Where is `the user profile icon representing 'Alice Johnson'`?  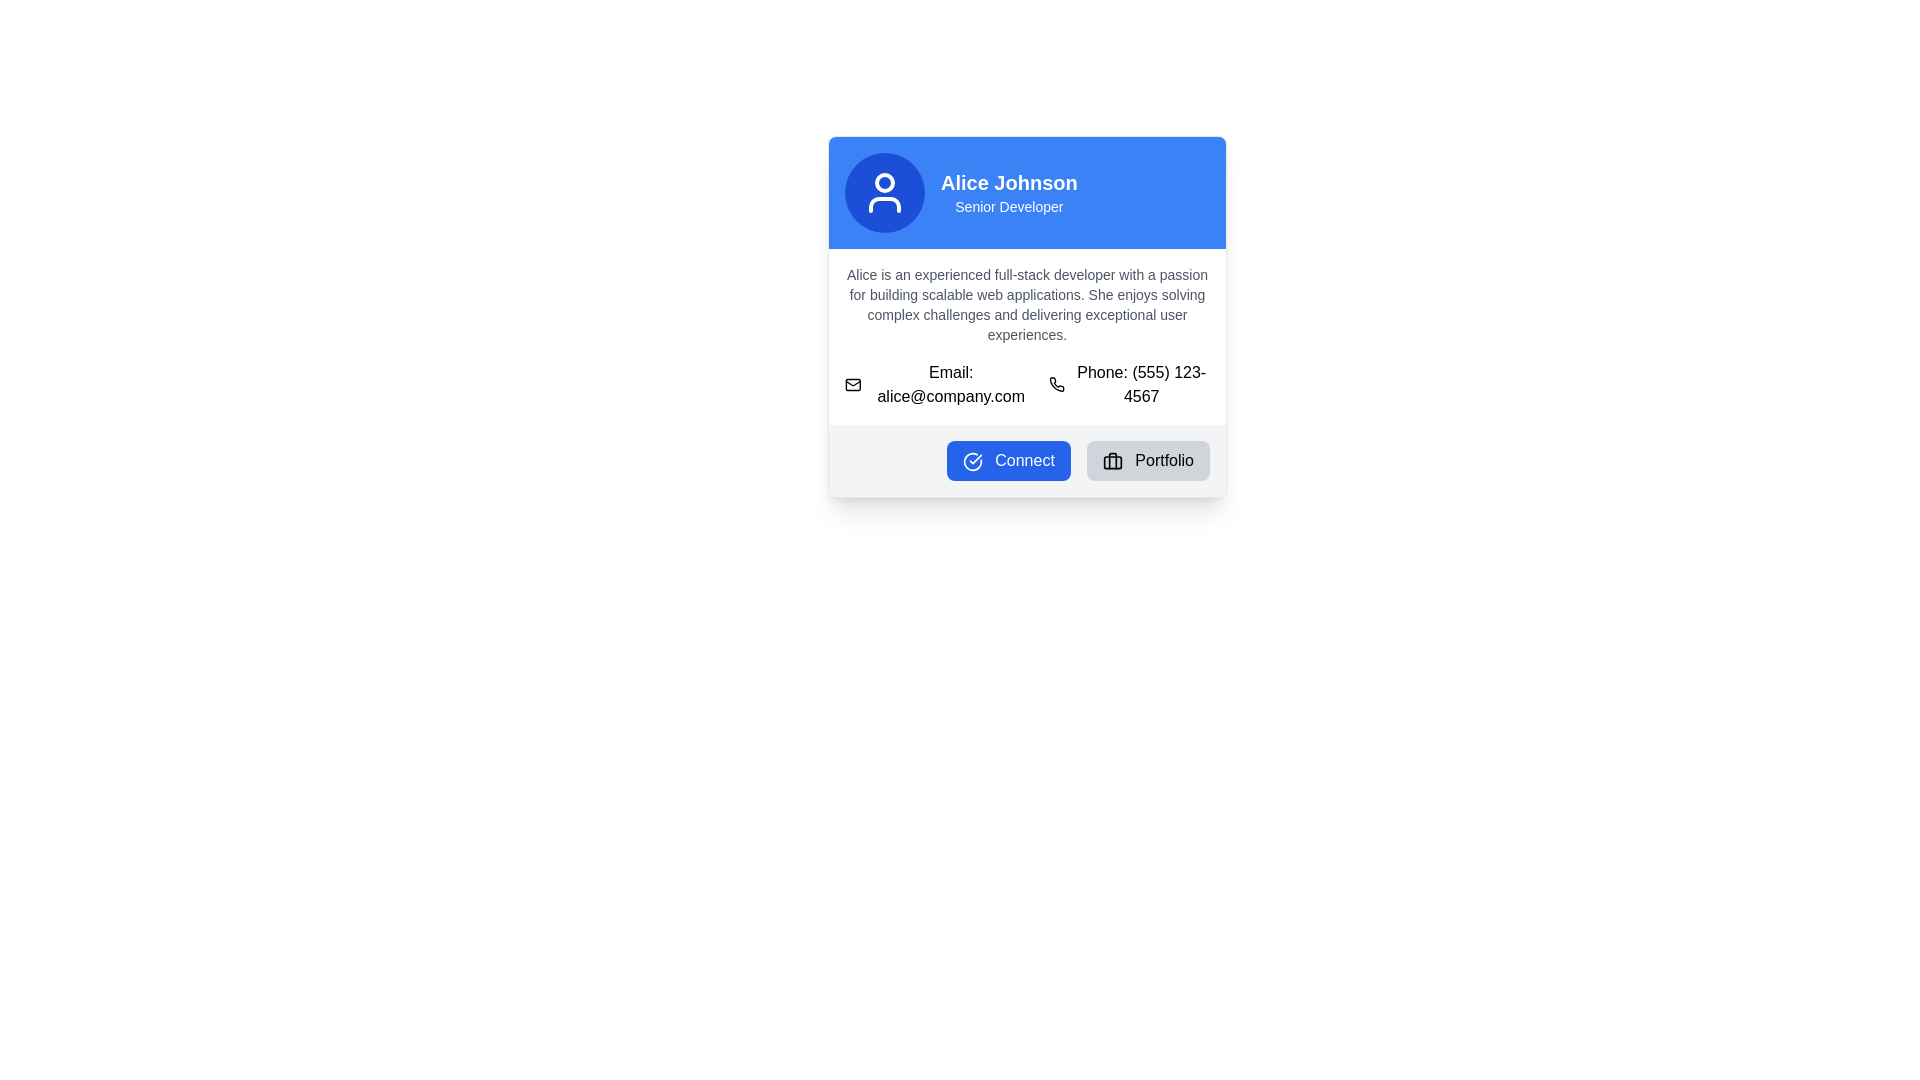
the user profile icon representing 'Alice Johnson' is located at coordinates (883, 192).